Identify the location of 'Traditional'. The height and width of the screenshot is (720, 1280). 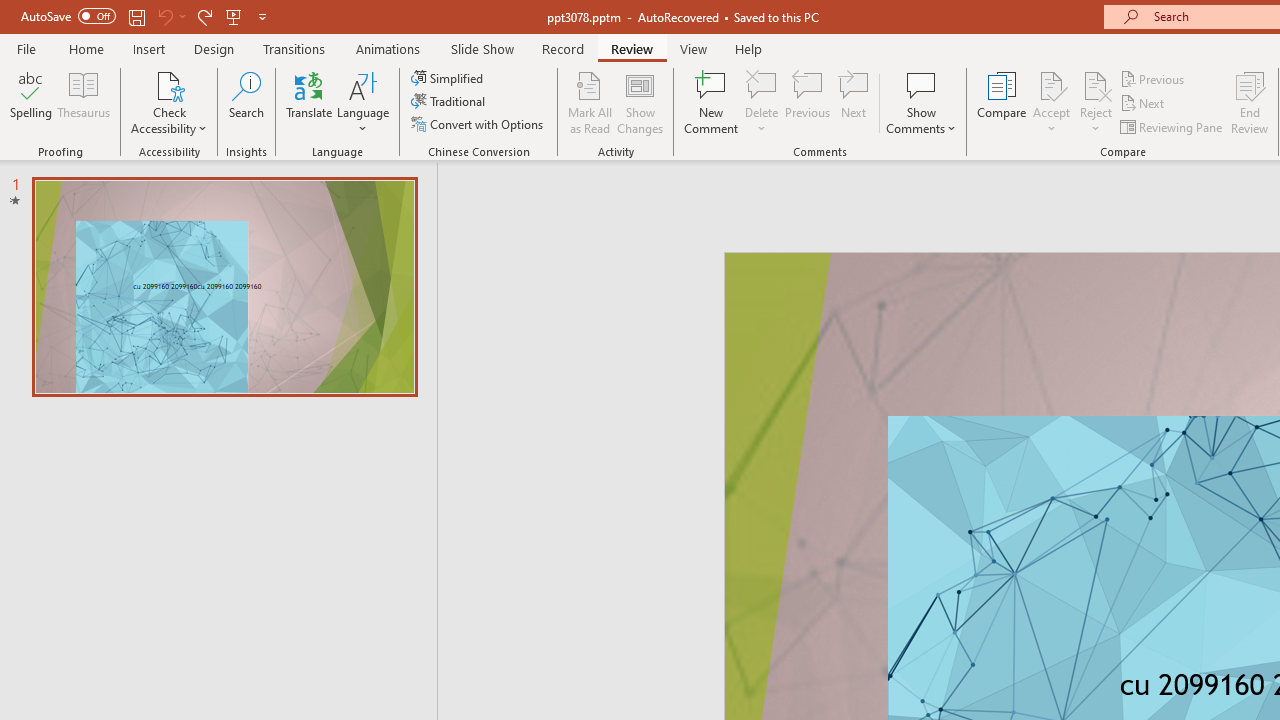
(448, 101).